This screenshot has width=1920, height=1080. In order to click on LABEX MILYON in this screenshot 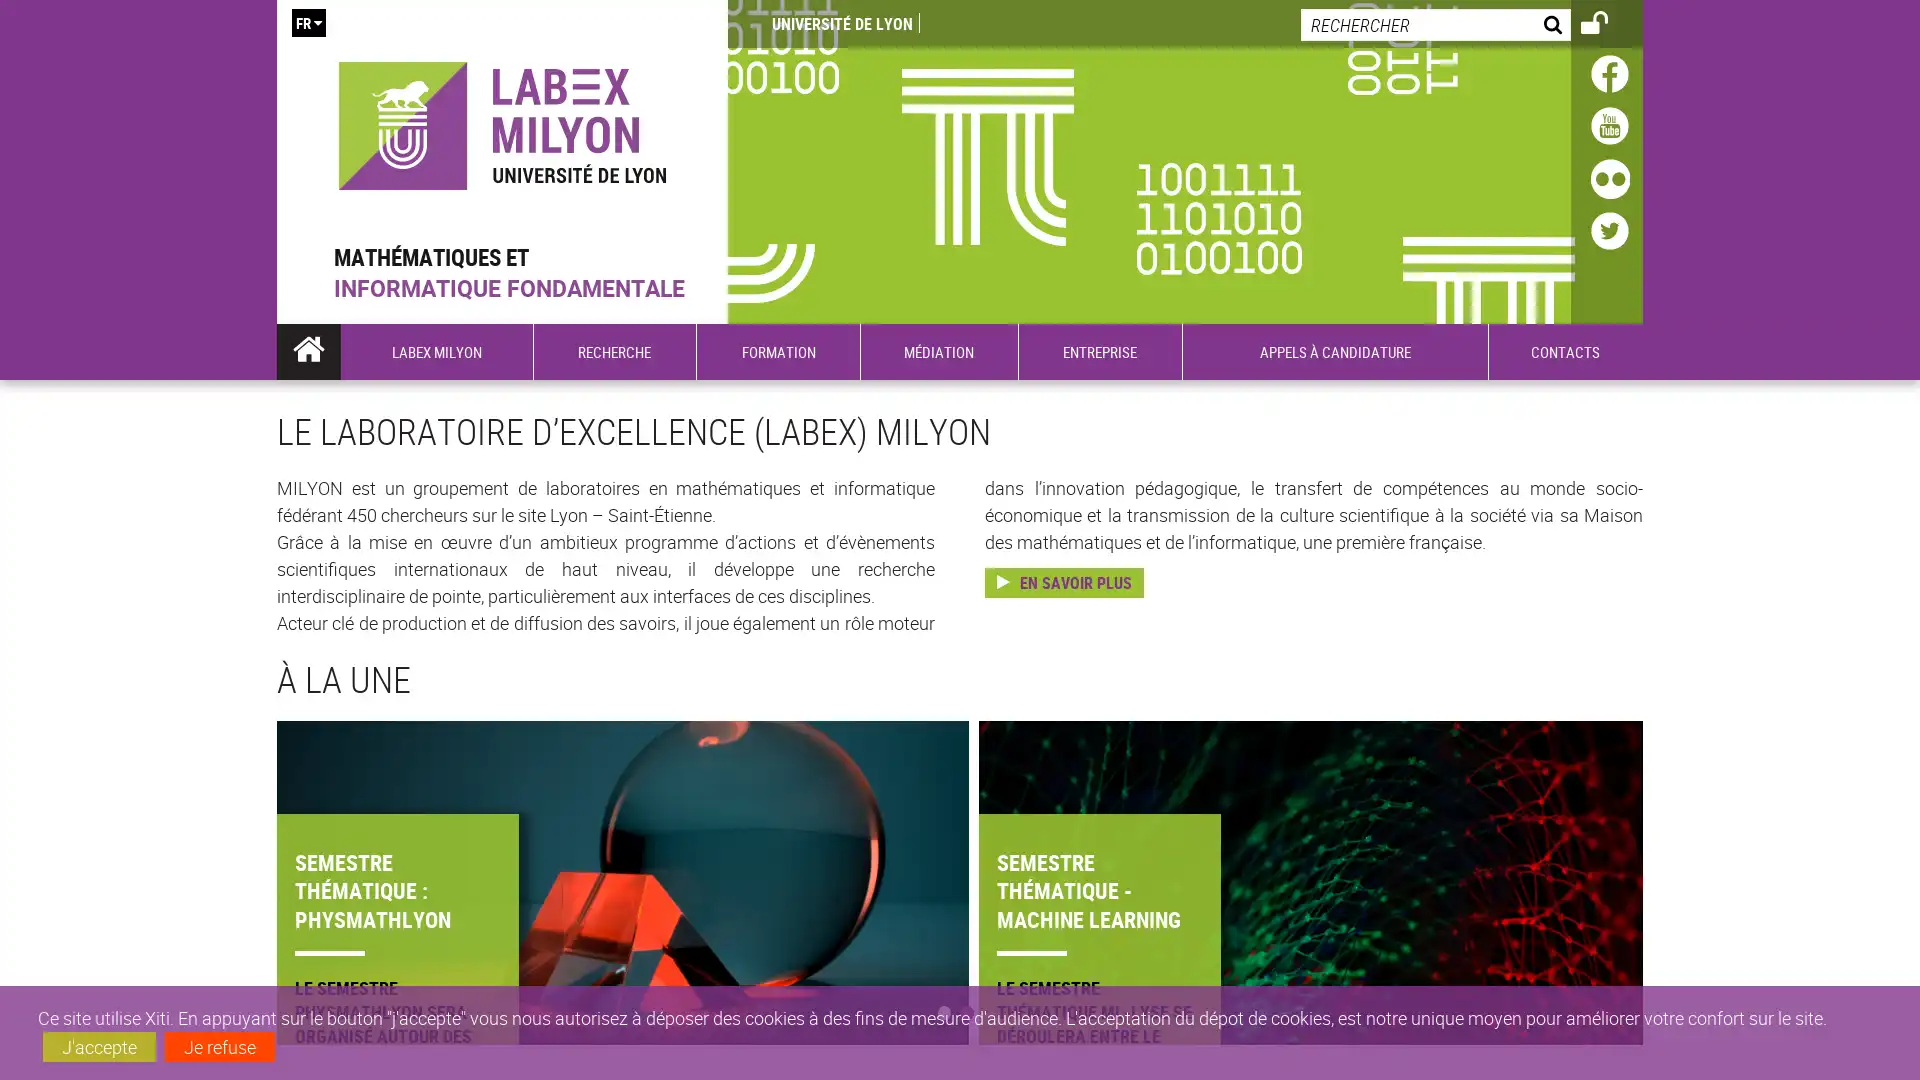, I will do `click(435, 350)`.